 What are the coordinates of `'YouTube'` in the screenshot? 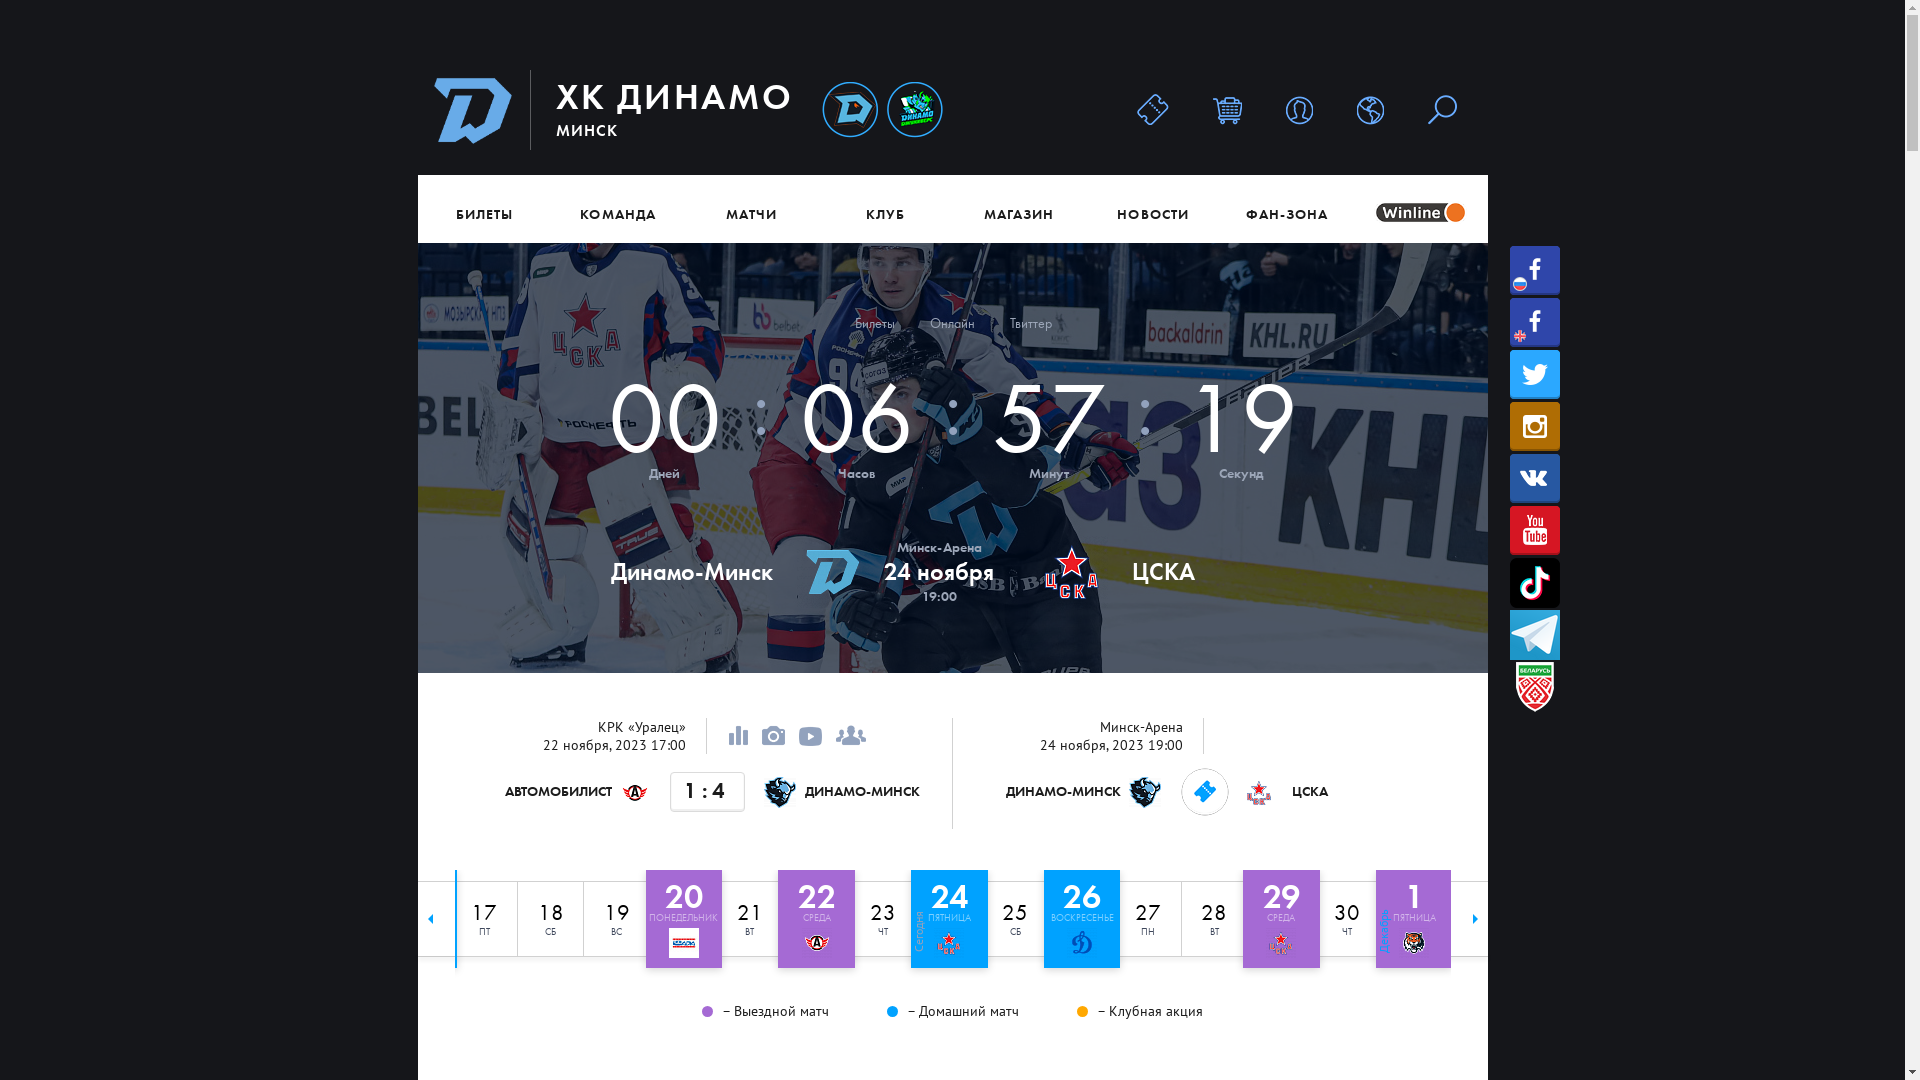 It's located at (1534, 529).